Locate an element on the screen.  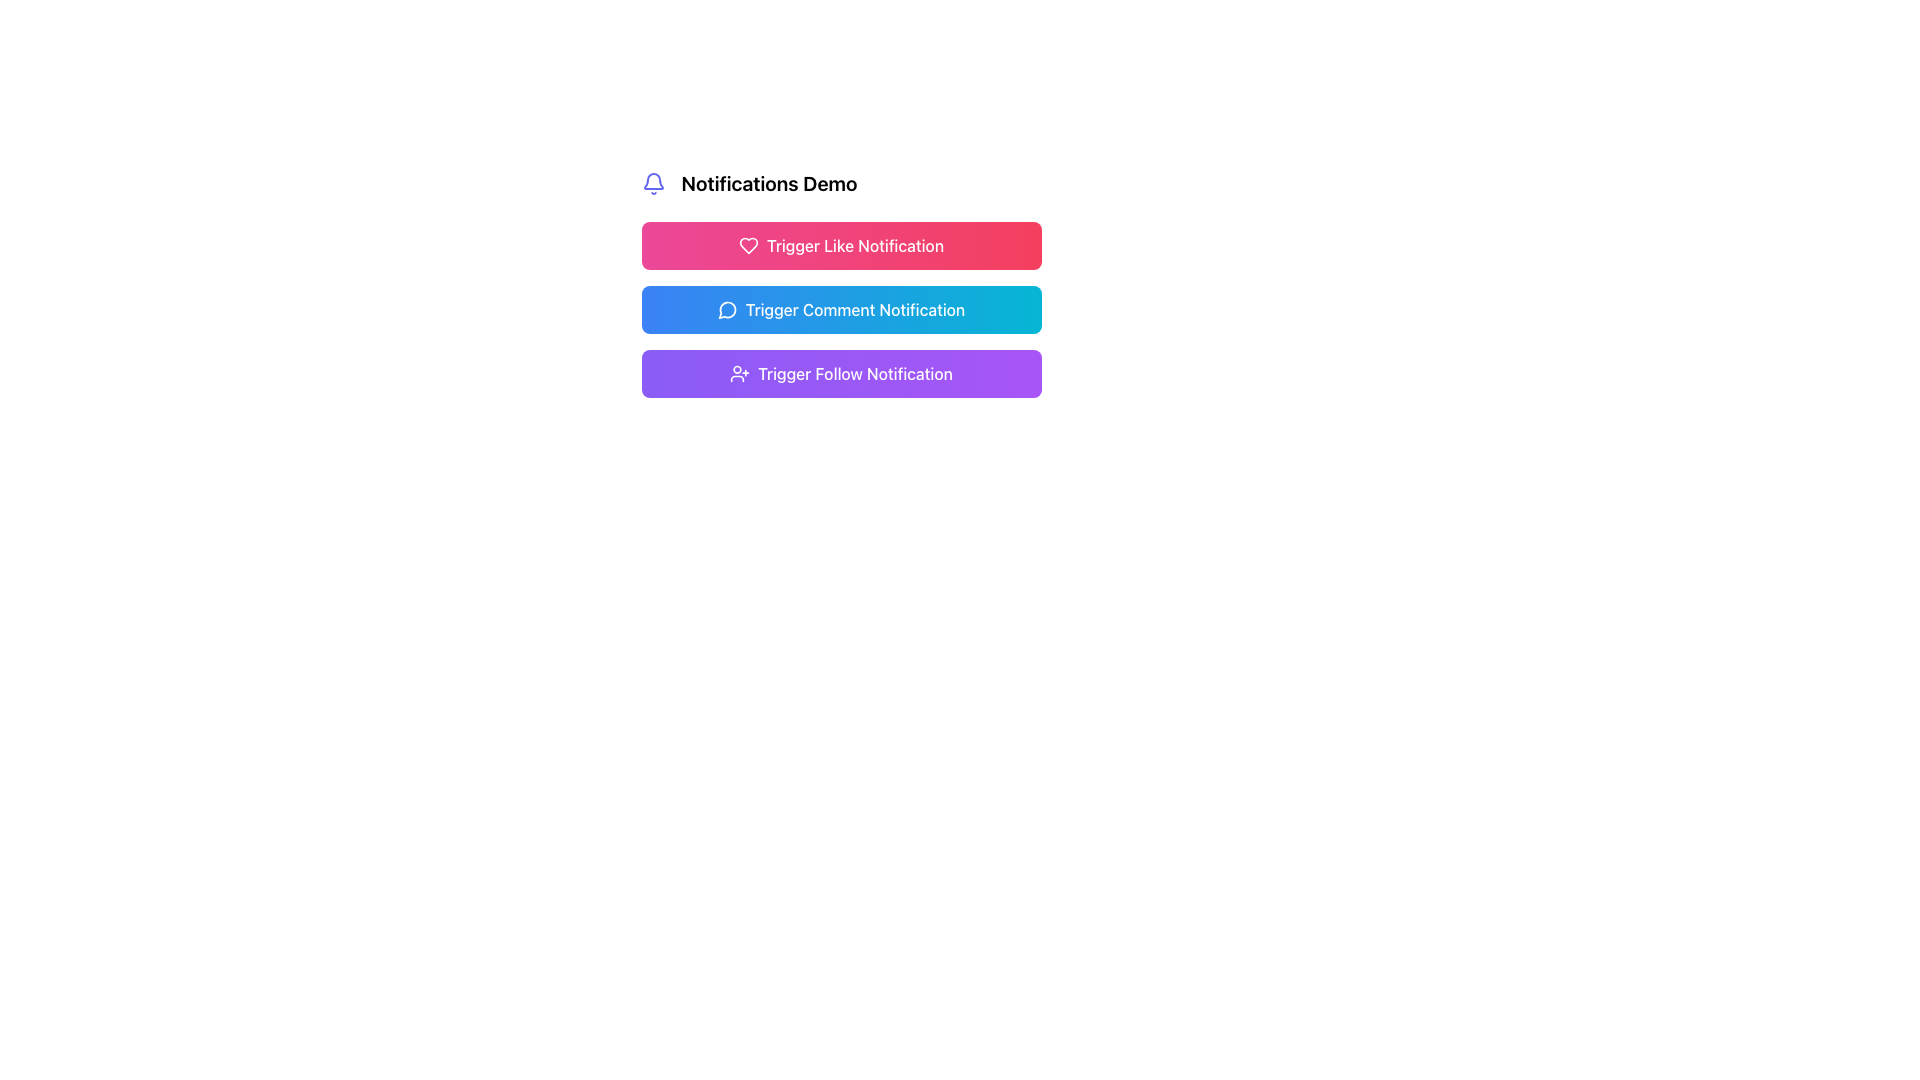
the notification button that triggers a notification related to following a user is located at coordinates (841, 374).